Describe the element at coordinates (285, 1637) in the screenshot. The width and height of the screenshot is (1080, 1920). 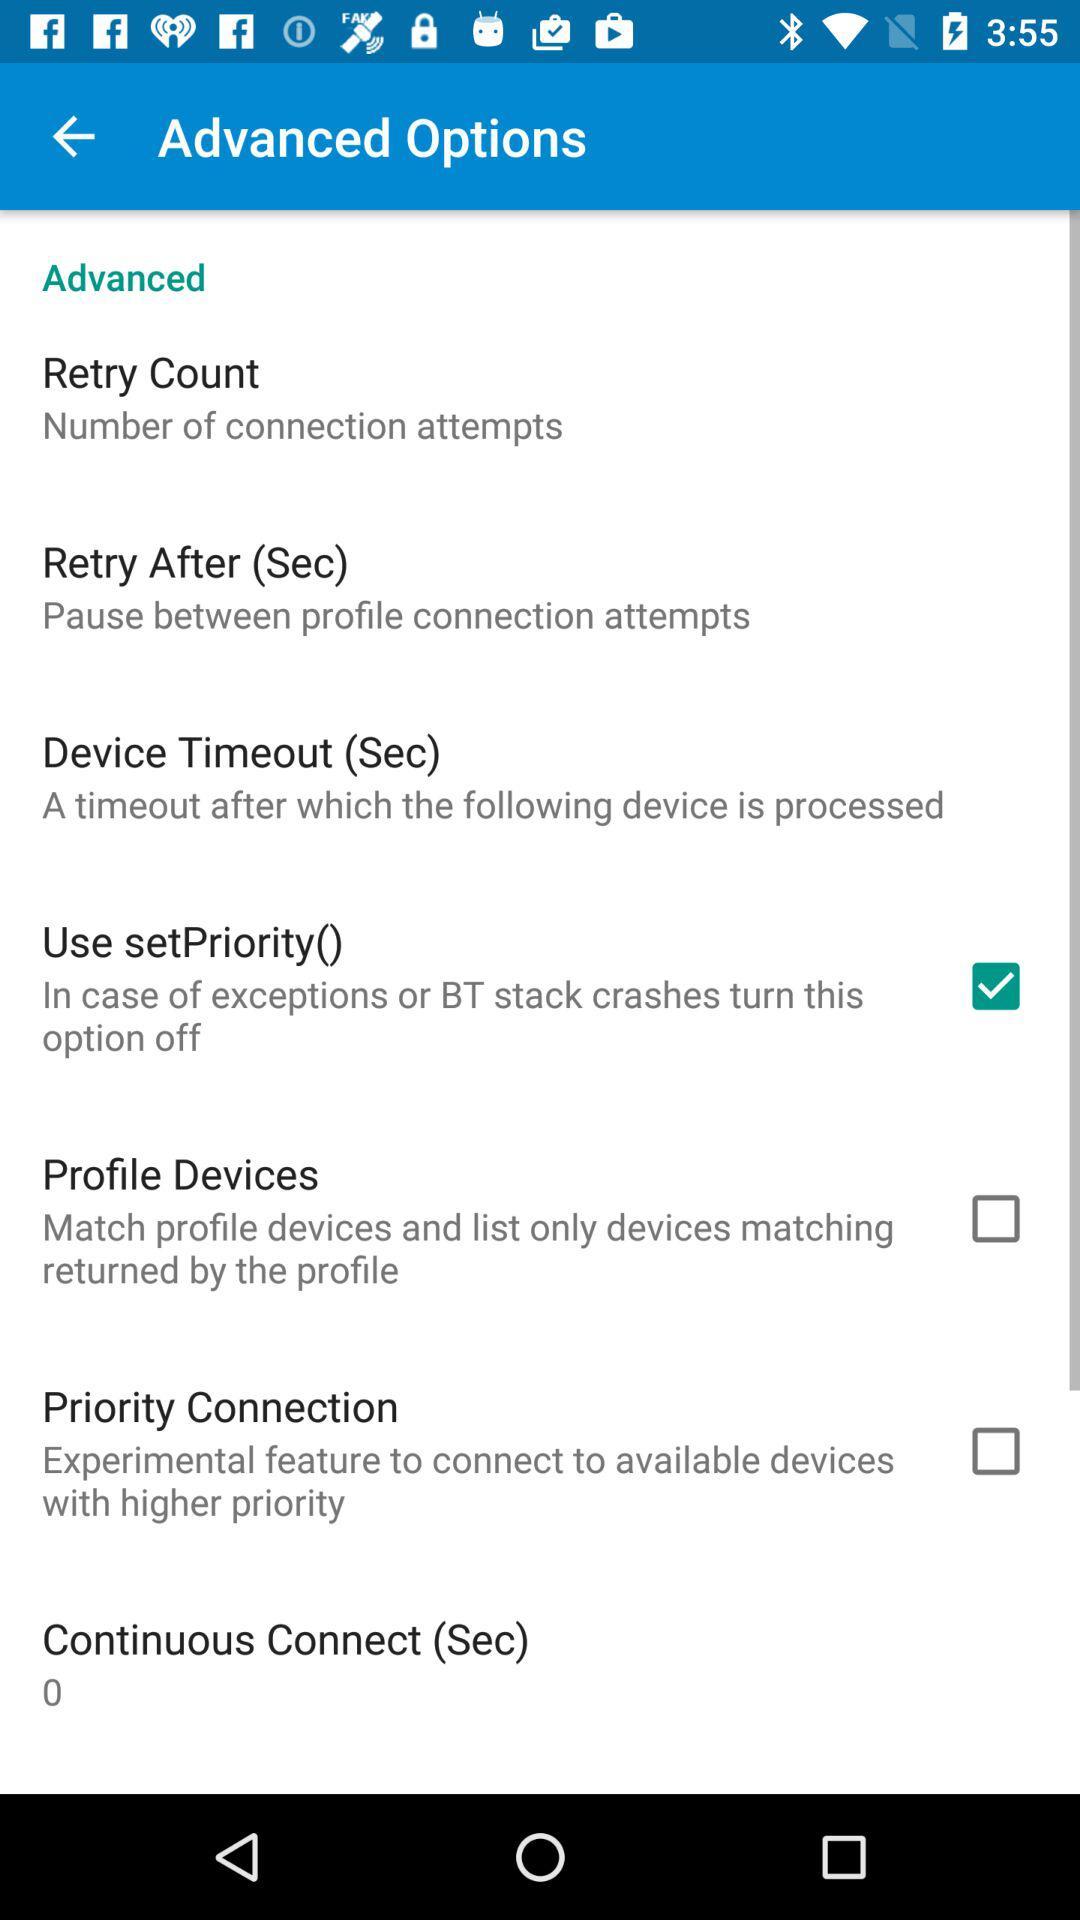
I see `continuous connect (sec) item` at that location.